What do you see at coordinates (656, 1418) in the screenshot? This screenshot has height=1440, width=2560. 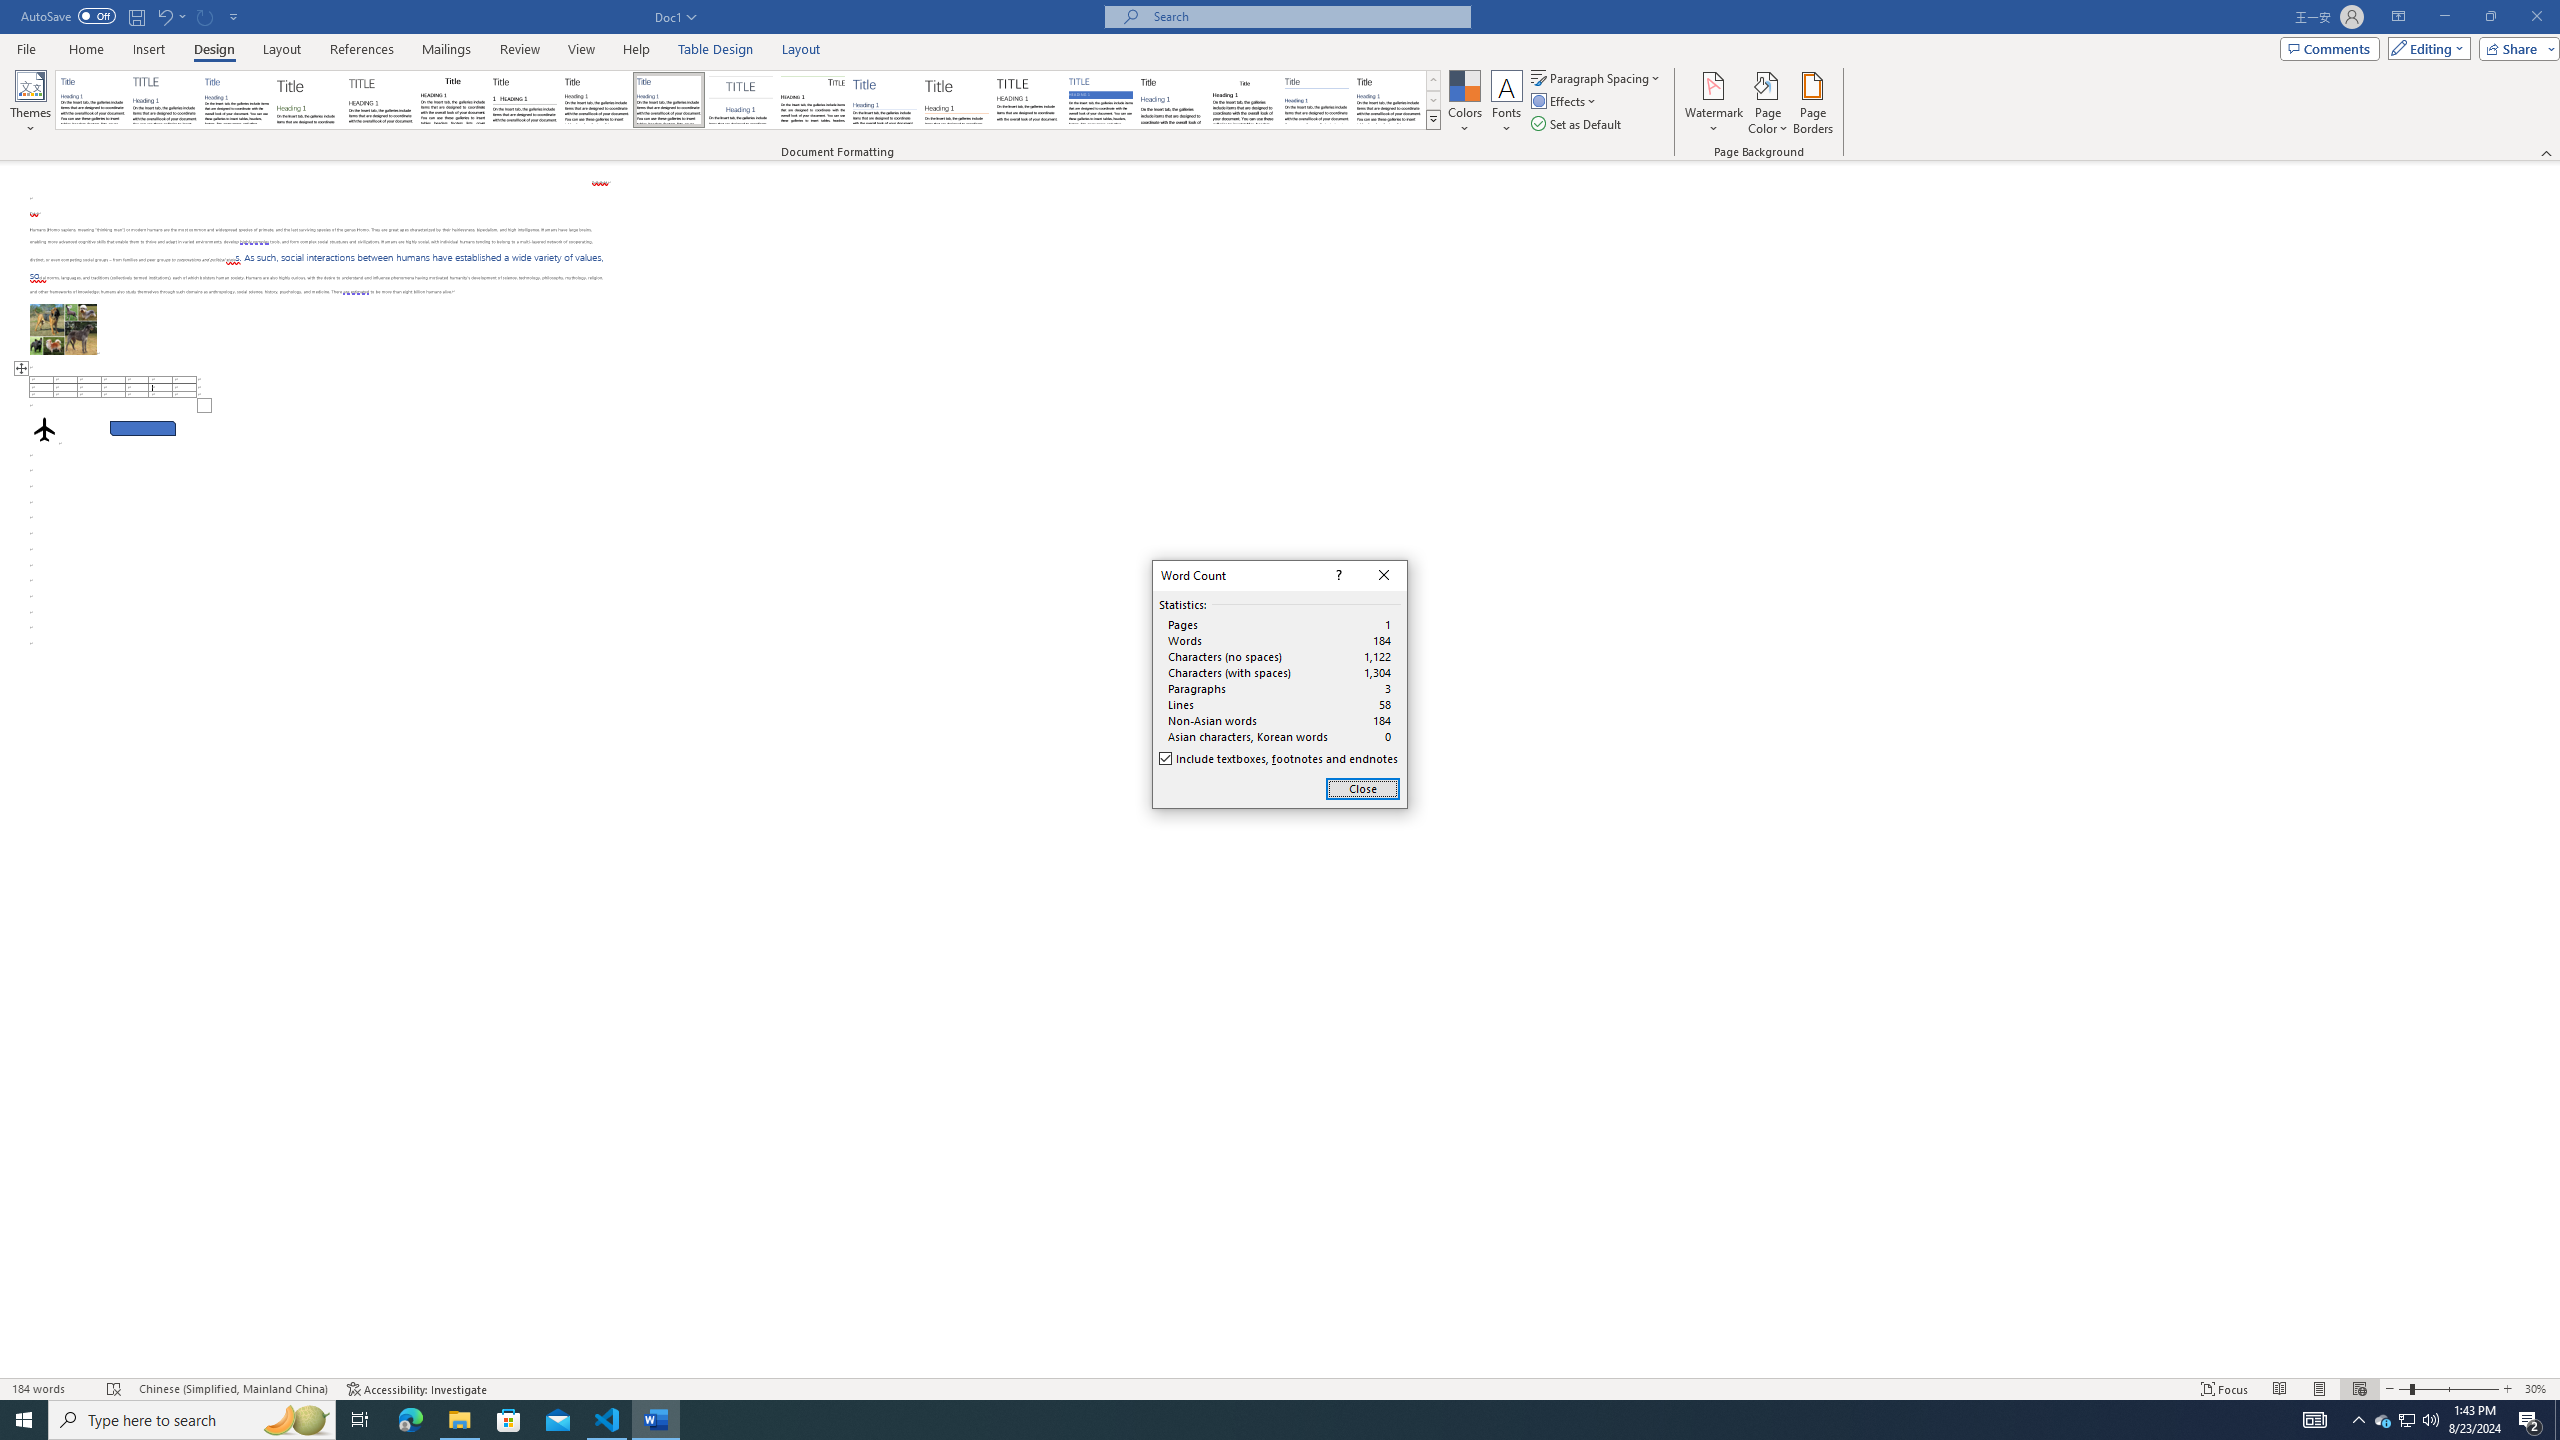 I see `'Word - 1 running window'` at bounding box center [656, 1418].